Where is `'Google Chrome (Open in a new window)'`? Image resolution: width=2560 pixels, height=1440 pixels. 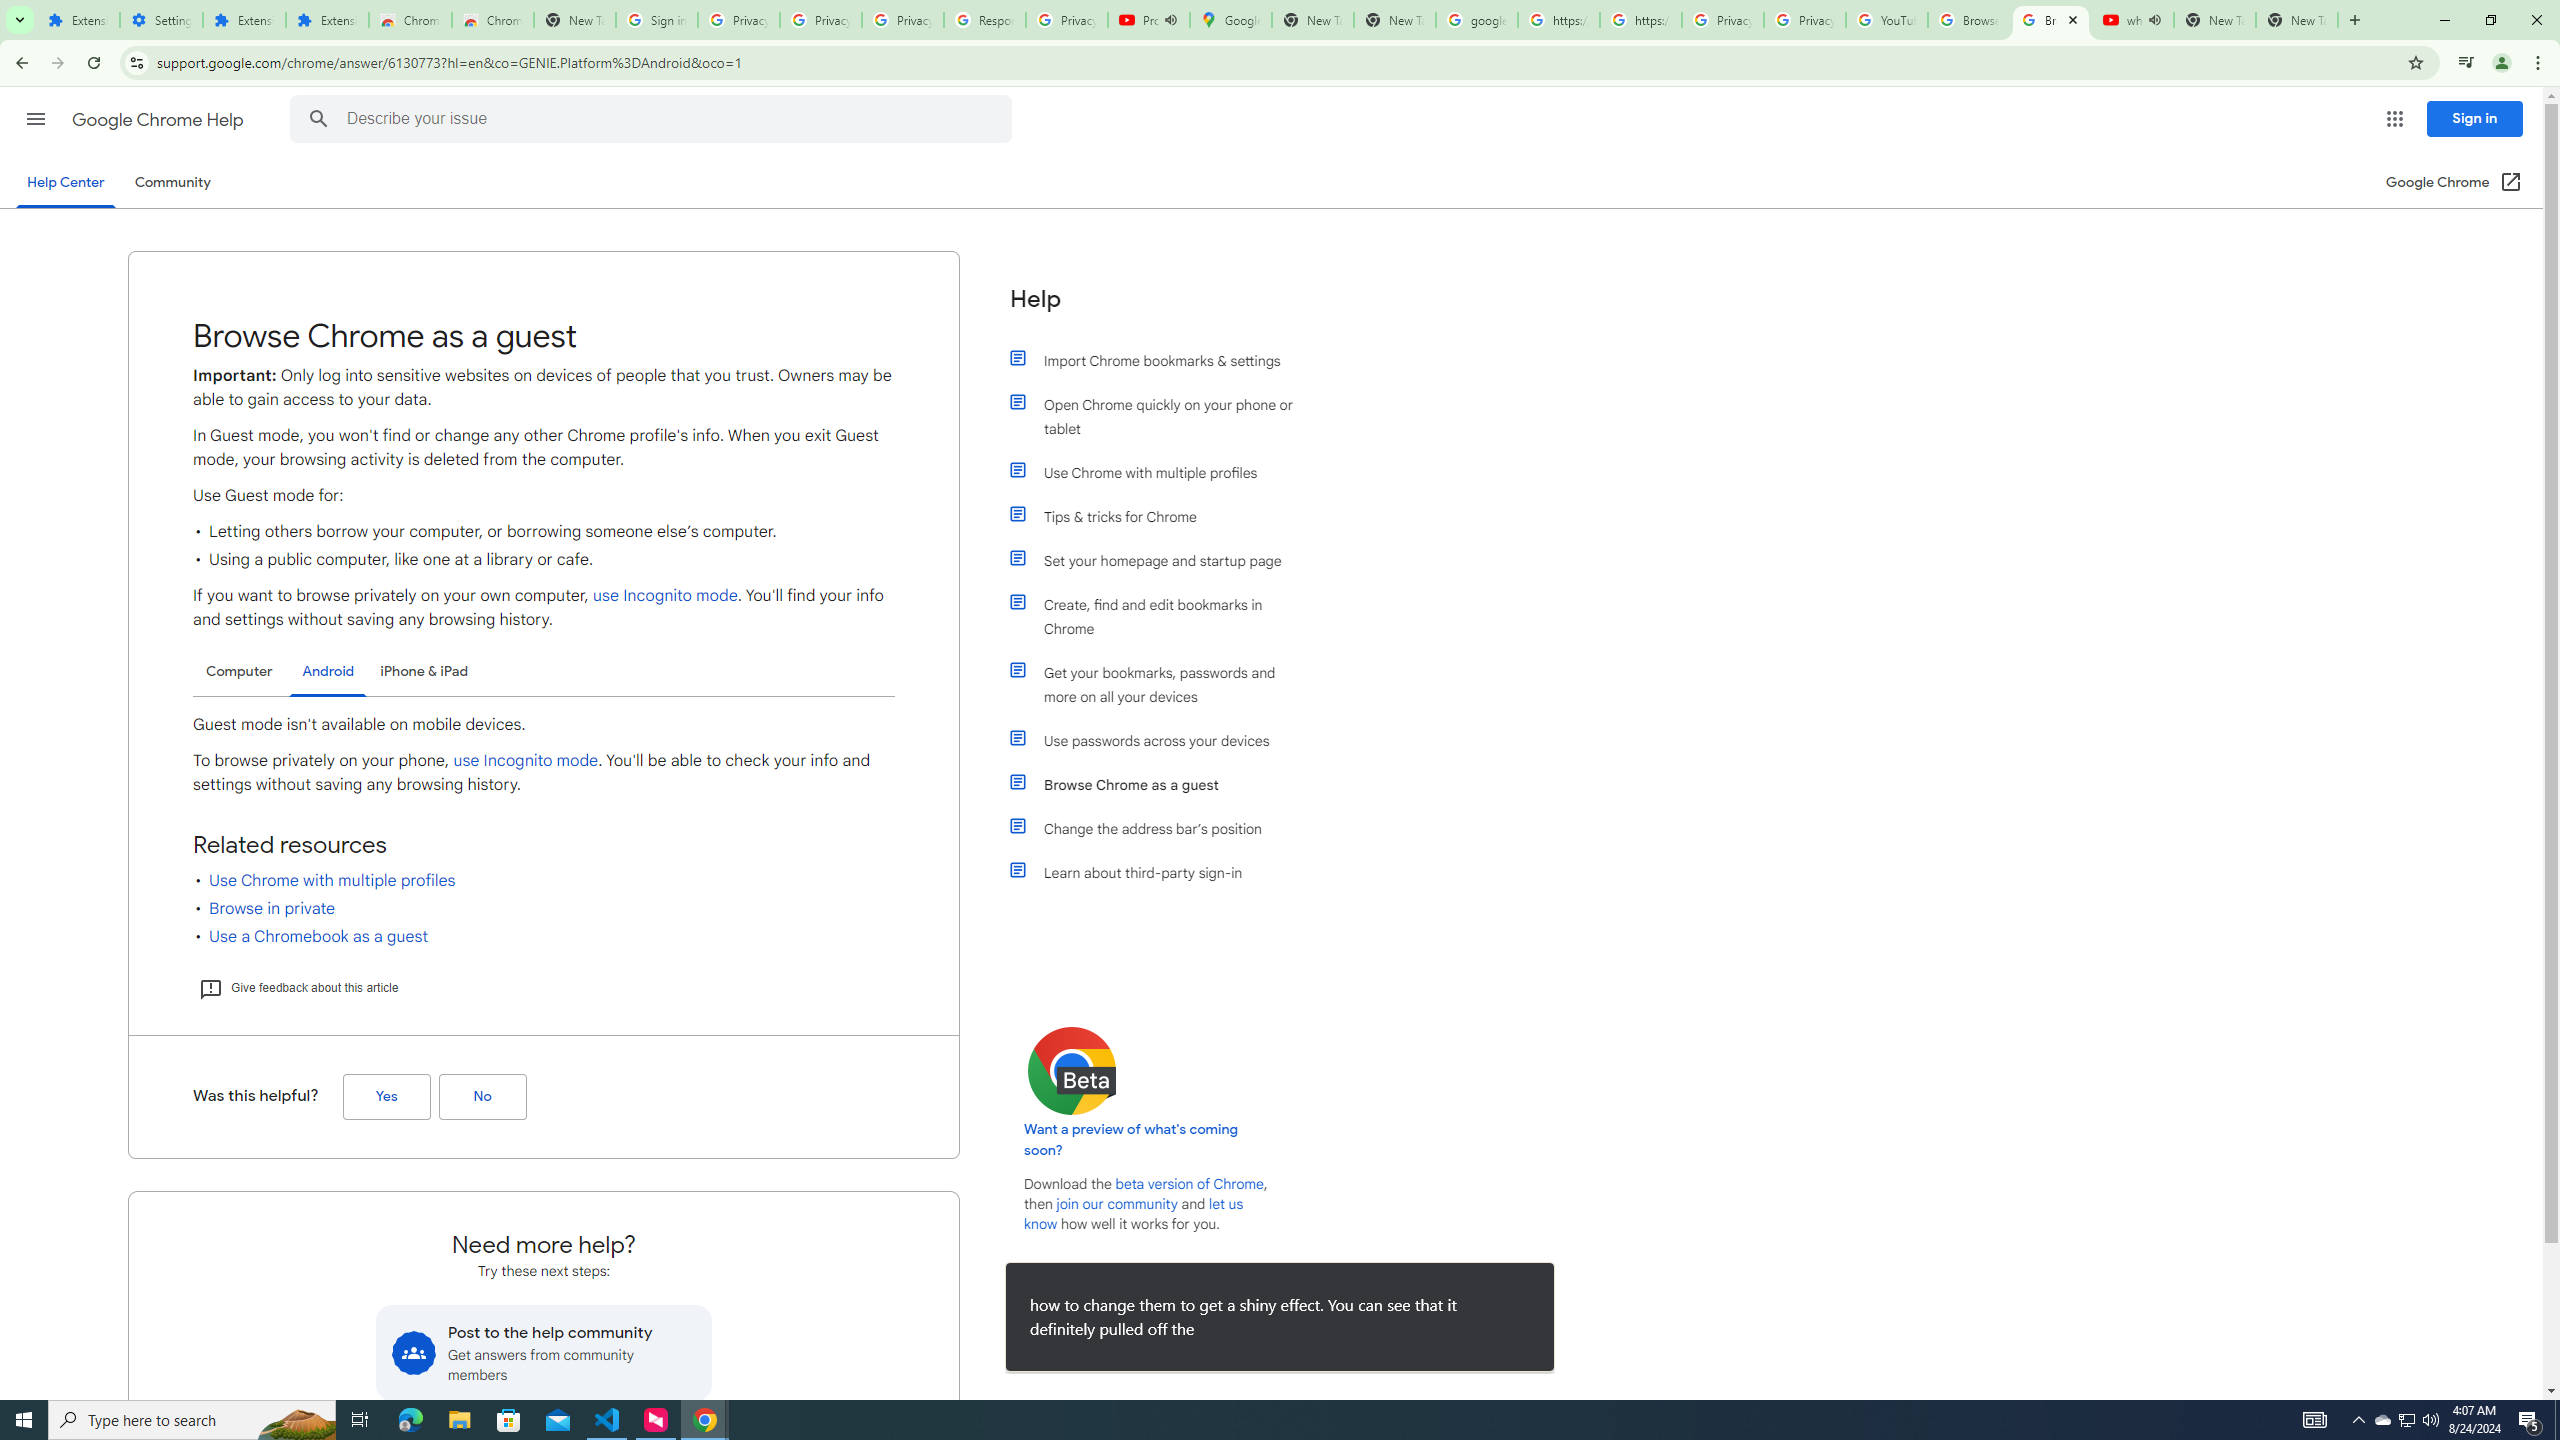 'Google Chrome (Open in a new window)' is located at coordinates (2454, 181).